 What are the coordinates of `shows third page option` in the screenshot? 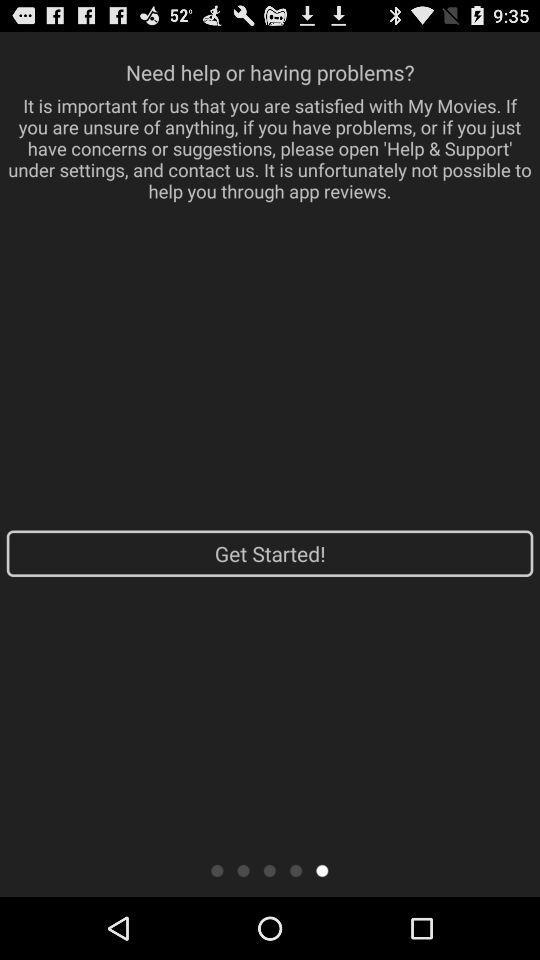 It's located at (269, 869).